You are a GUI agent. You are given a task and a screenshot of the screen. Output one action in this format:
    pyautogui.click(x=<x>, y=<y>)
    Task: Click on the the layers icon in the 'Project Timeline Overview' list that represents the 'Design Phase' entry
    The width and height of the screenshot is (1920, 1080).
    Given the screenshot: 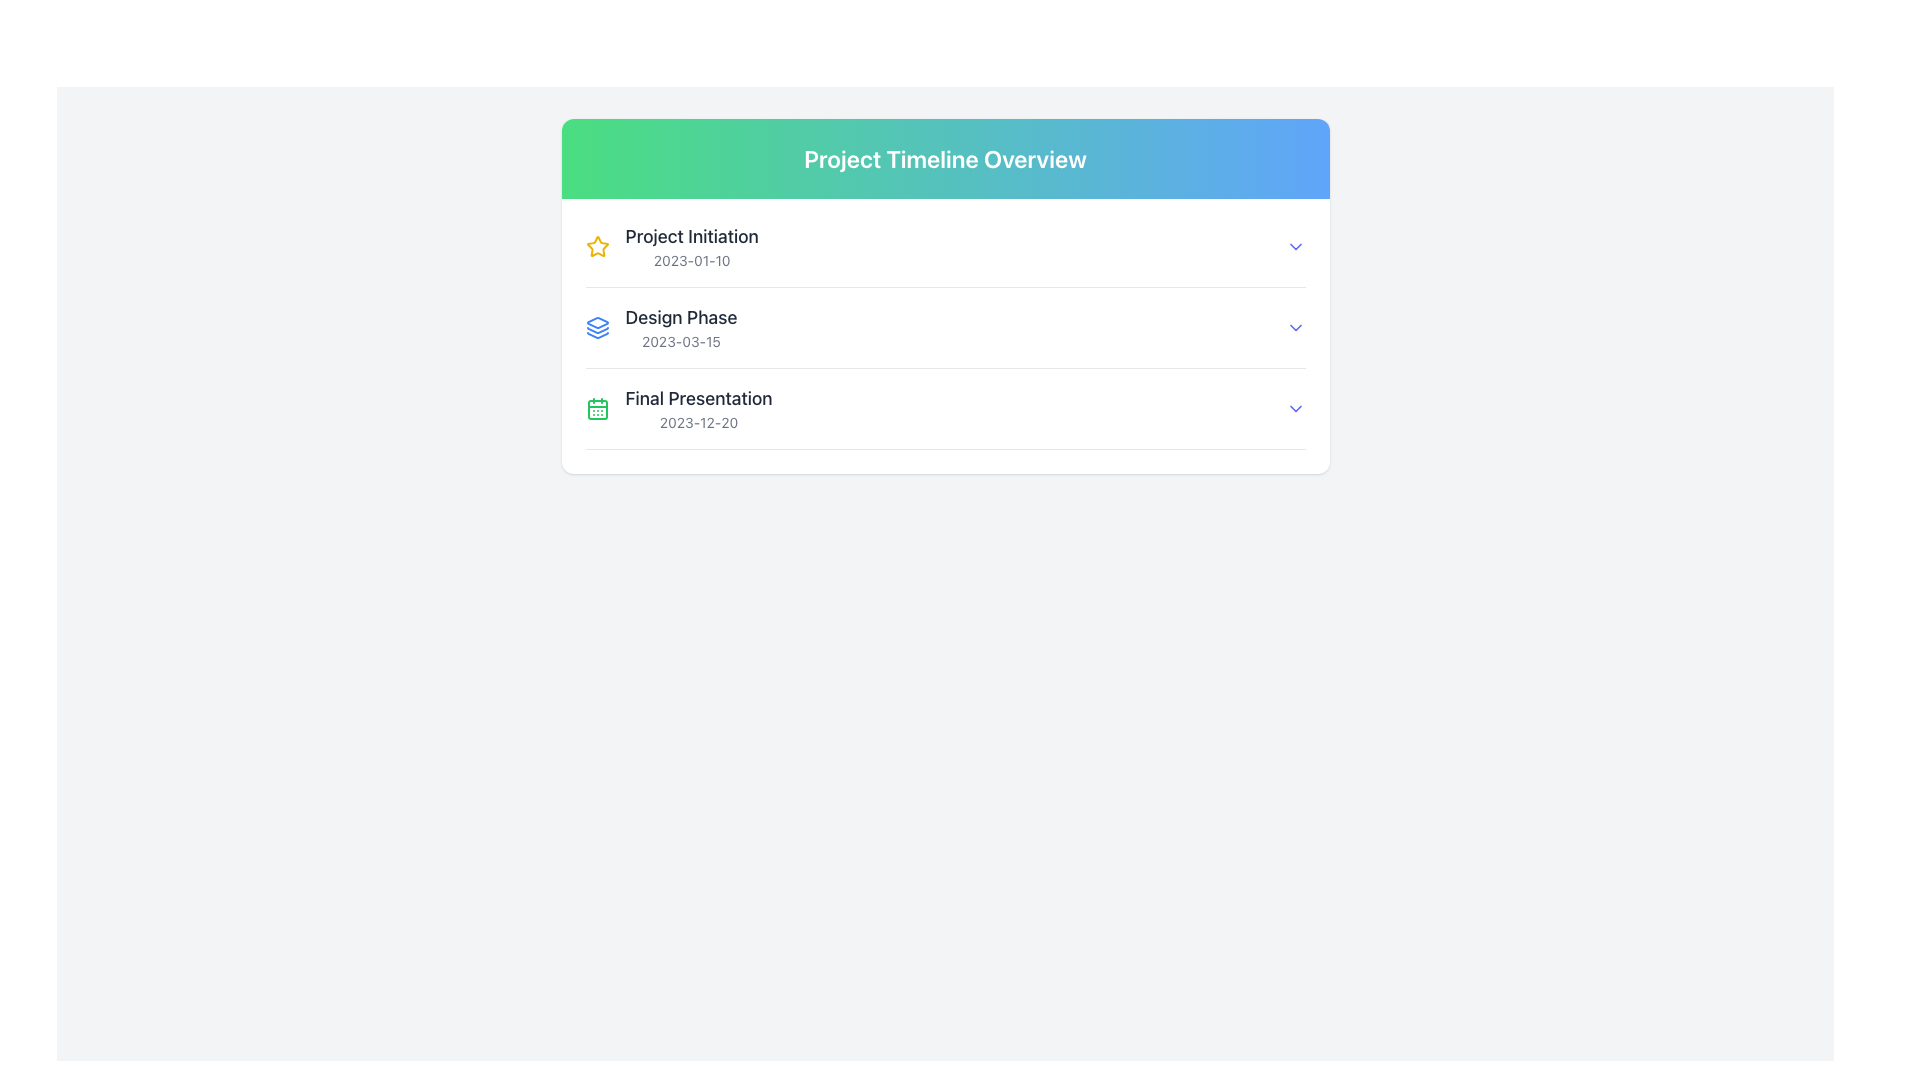 What is the action you would take?
    pyautogui.click(x=596, y=326)
    